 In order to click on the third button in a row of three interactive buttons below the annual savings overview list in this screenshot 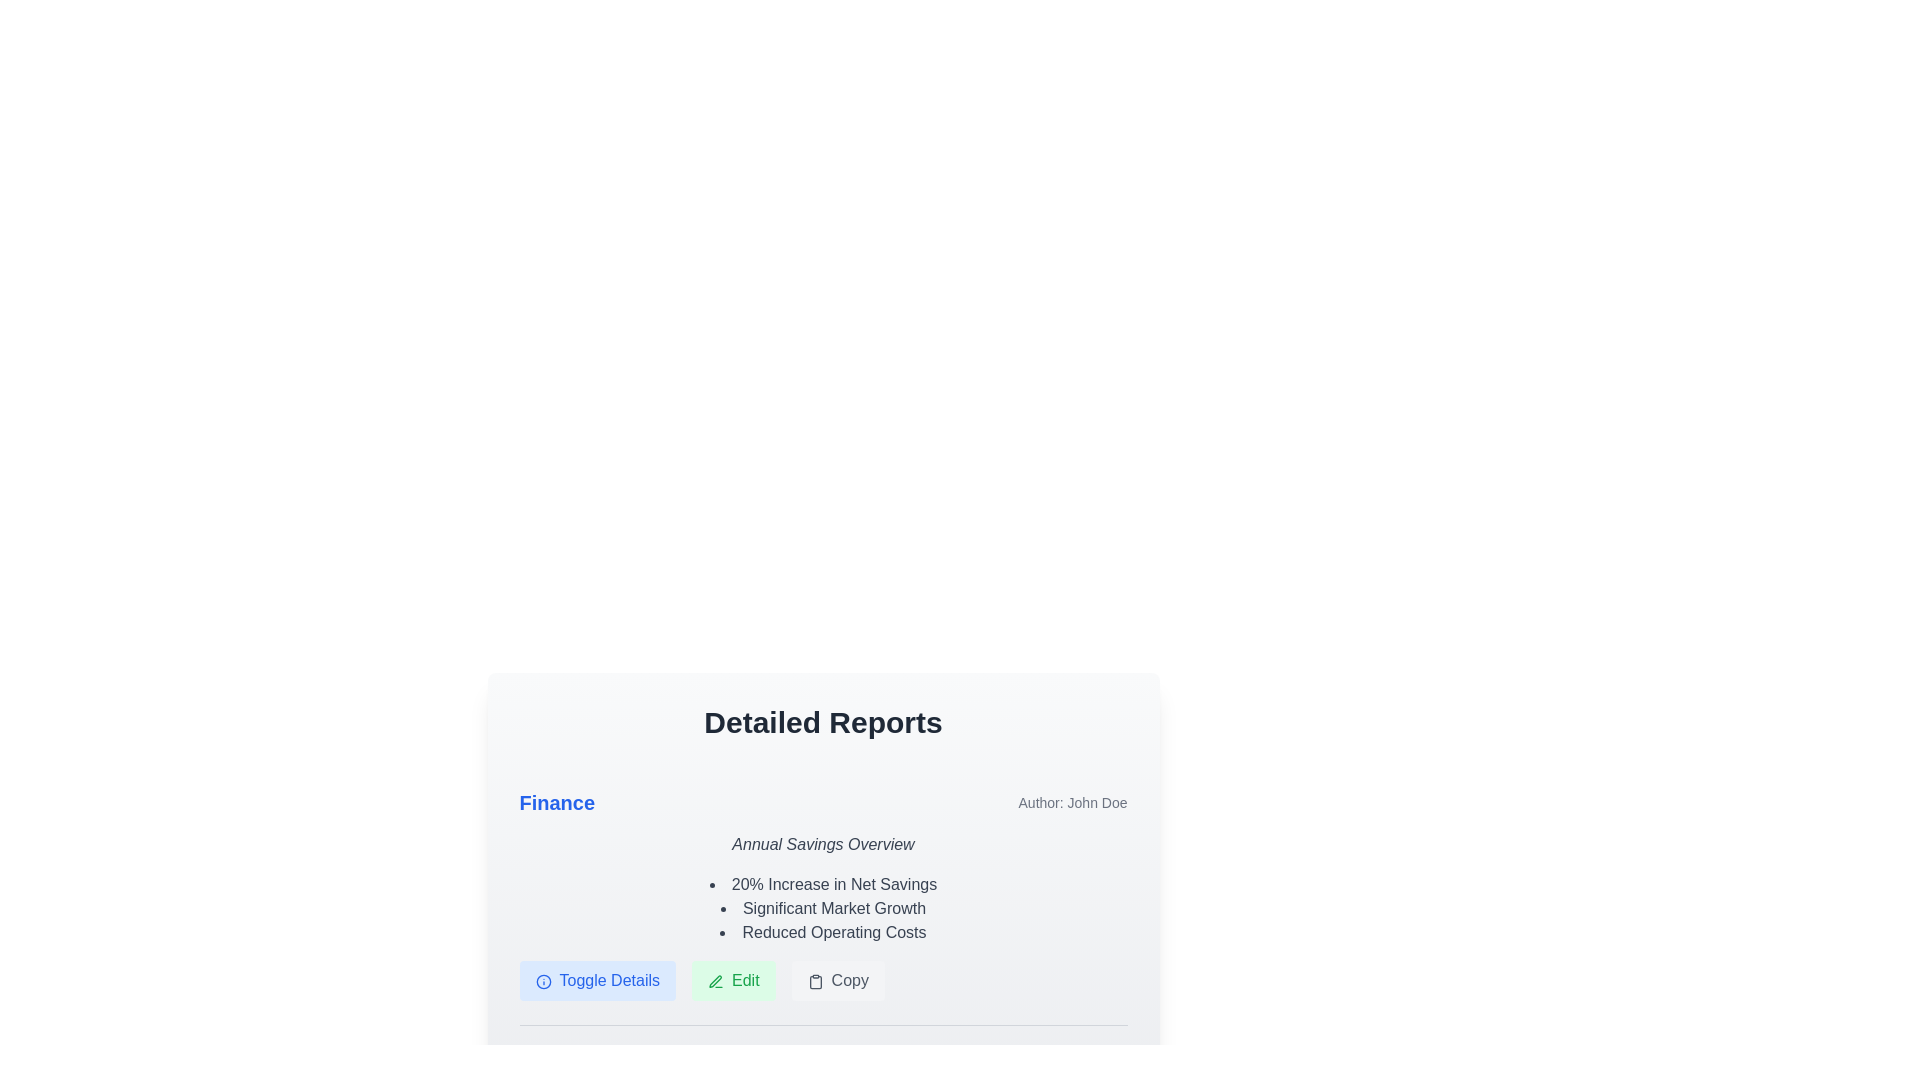, I will do `click(823, 979)`.